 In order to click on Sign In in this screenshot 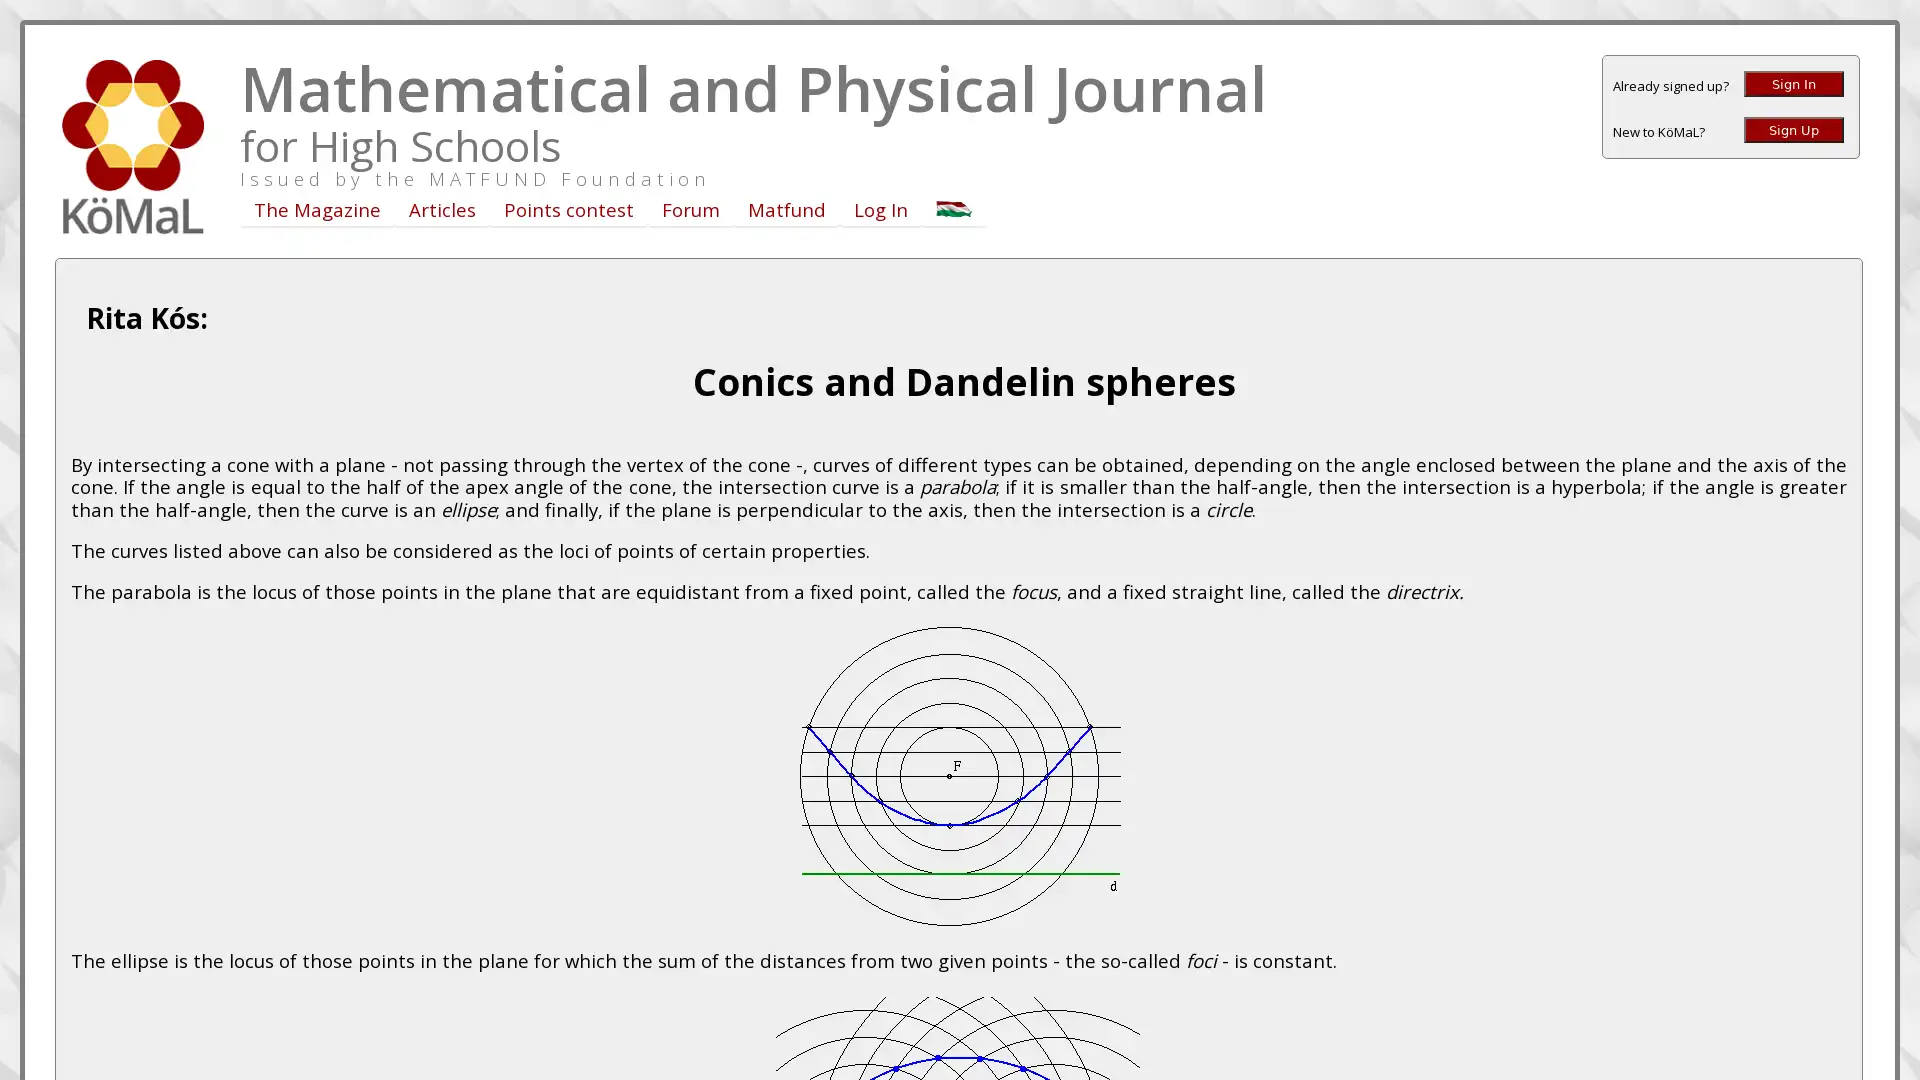, I will do `click(1794, 83)`.